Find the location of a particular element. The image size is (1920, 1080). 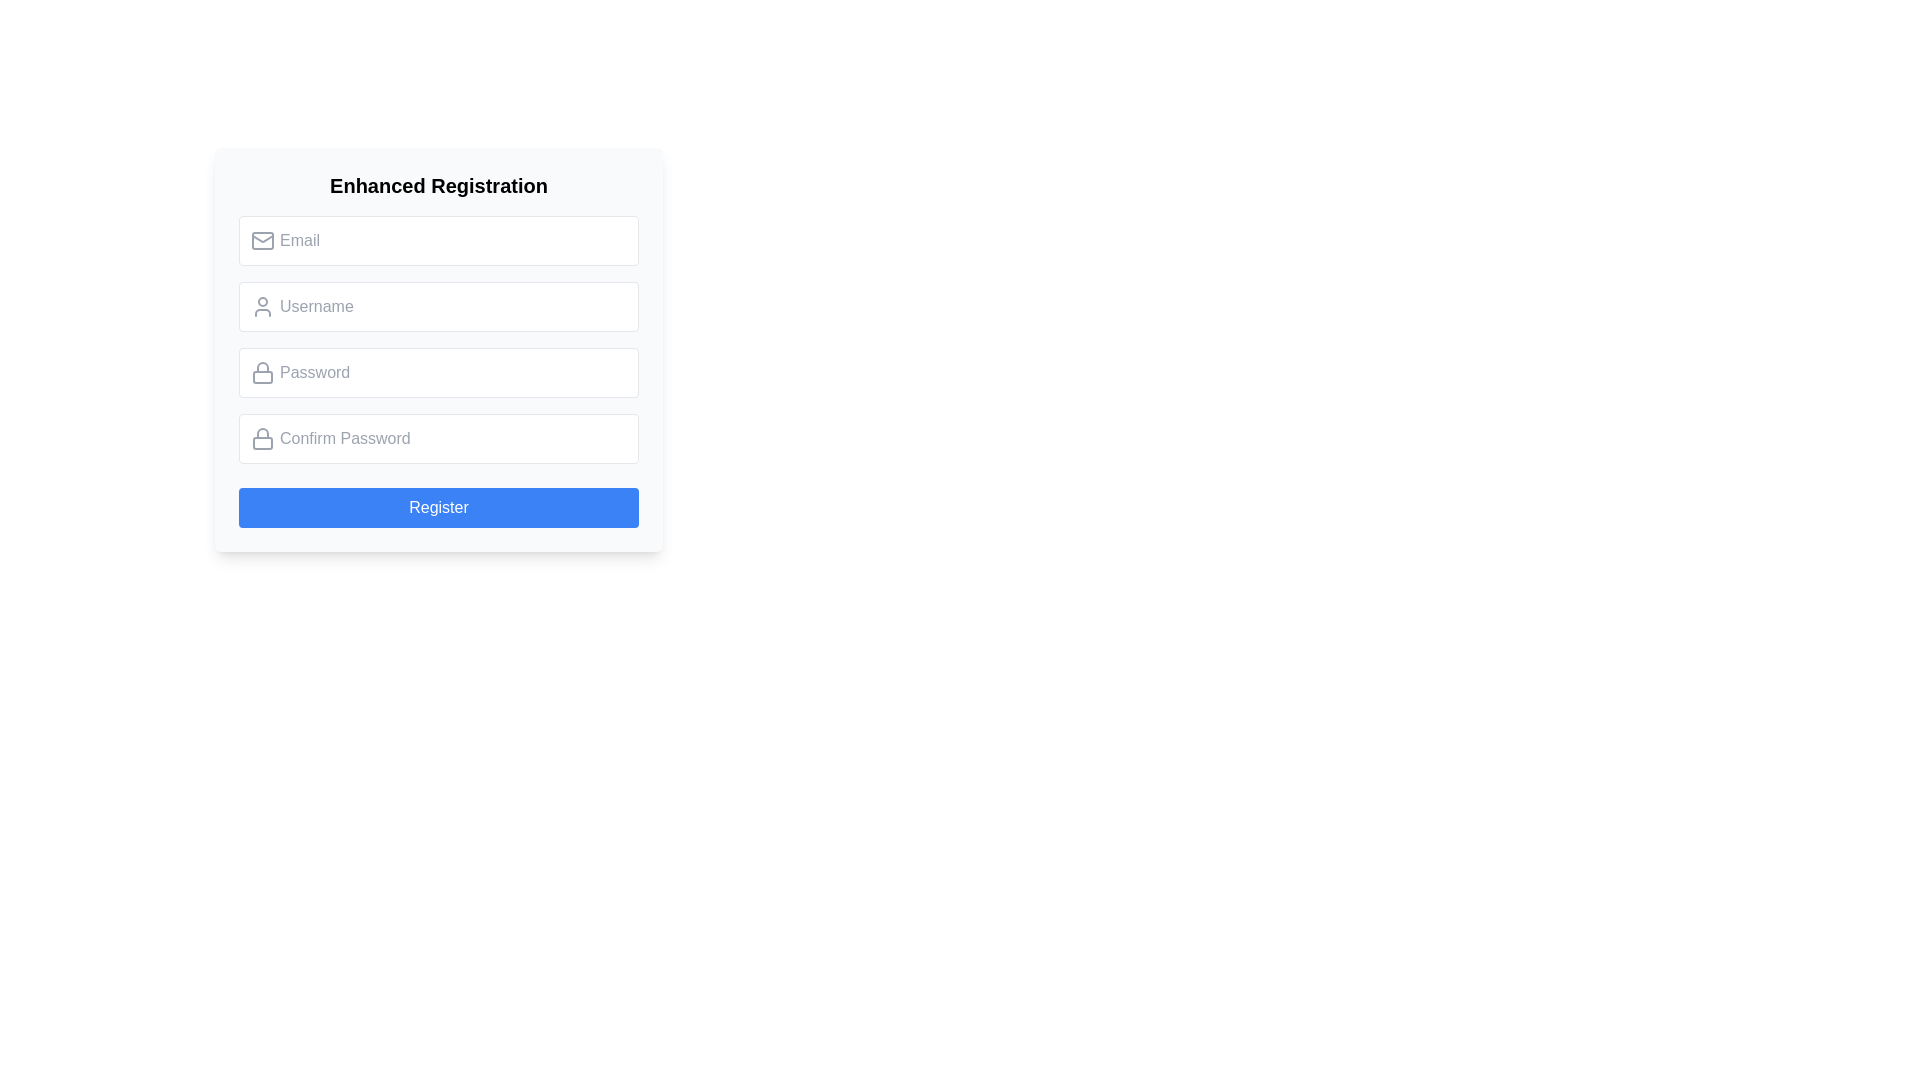

the lock icon located inside the 'Confirm Password' input field, positioned on the left side near the placeholder text is located at coordinates (262, 432).